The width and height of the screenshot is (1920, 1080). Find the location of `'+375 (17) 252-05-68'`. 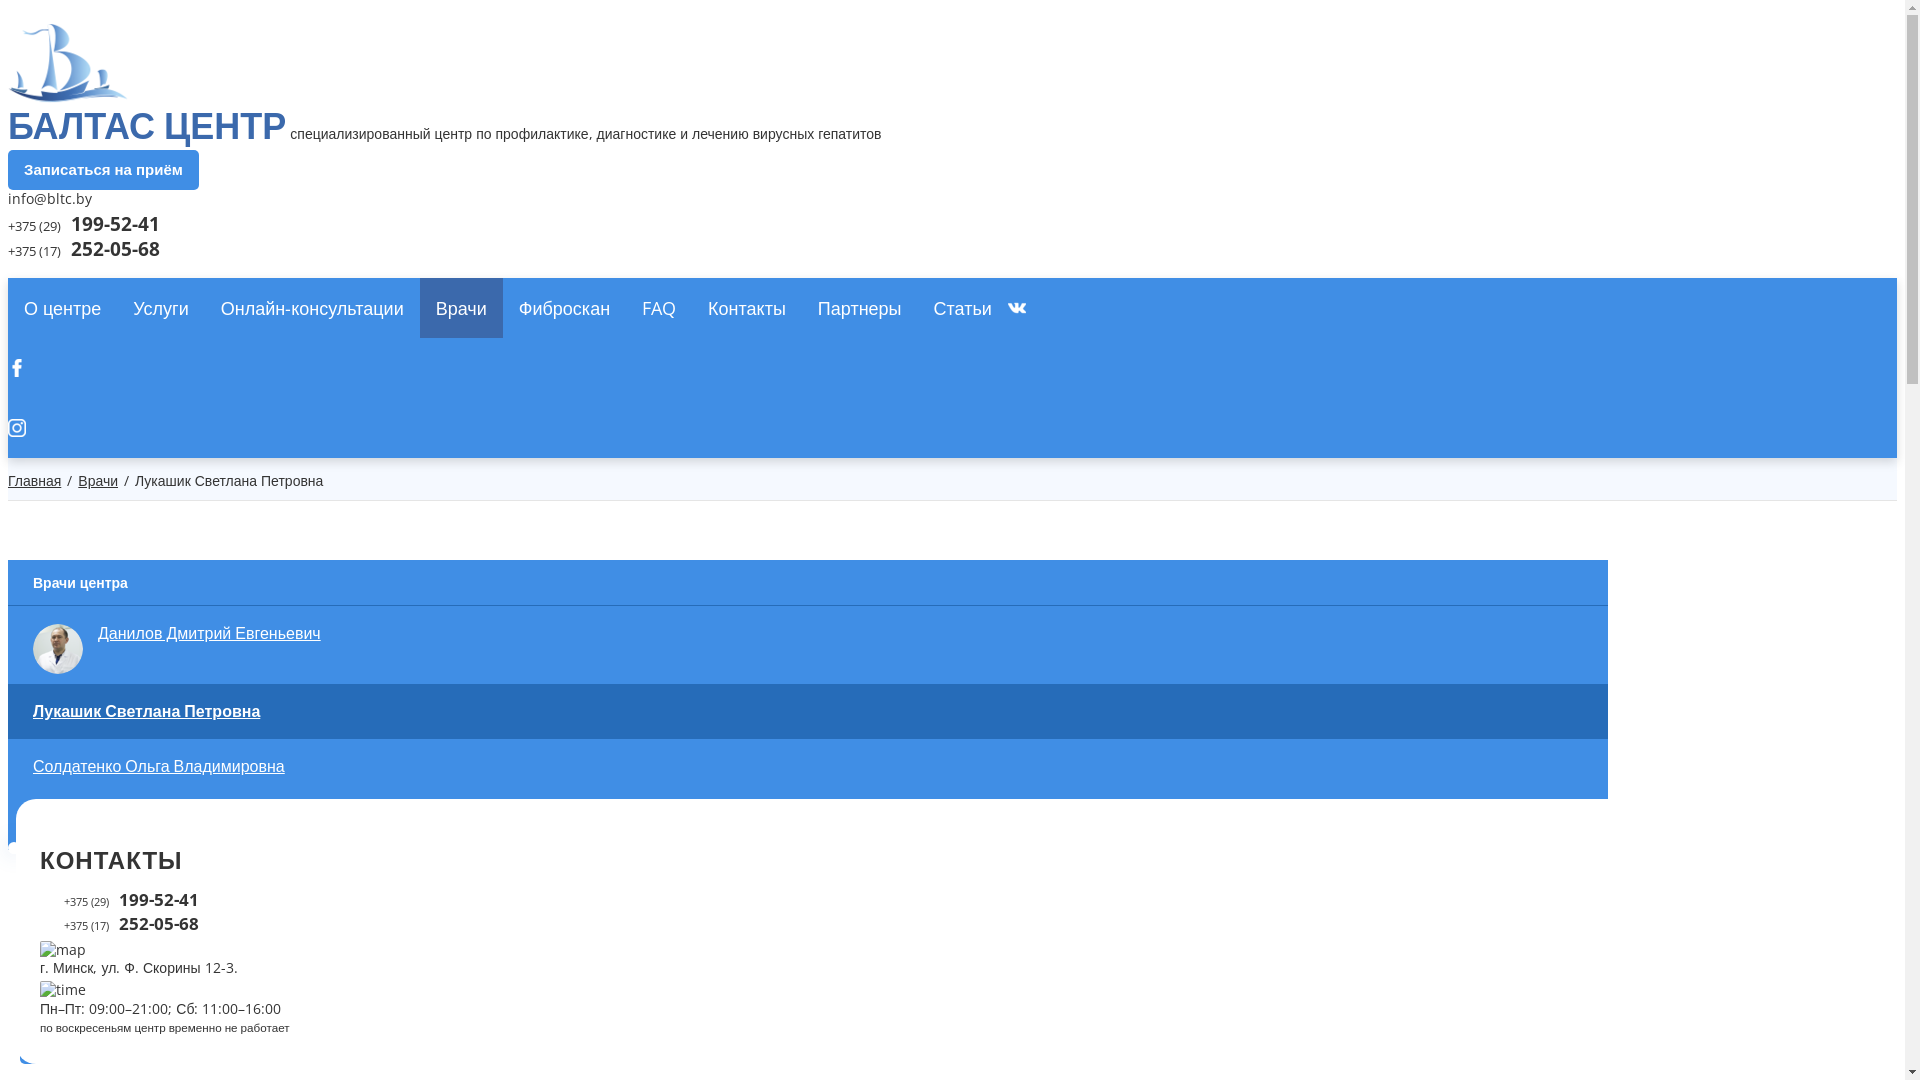

'+375 (17) 252-05-68' is located at coordinates (82, 249).